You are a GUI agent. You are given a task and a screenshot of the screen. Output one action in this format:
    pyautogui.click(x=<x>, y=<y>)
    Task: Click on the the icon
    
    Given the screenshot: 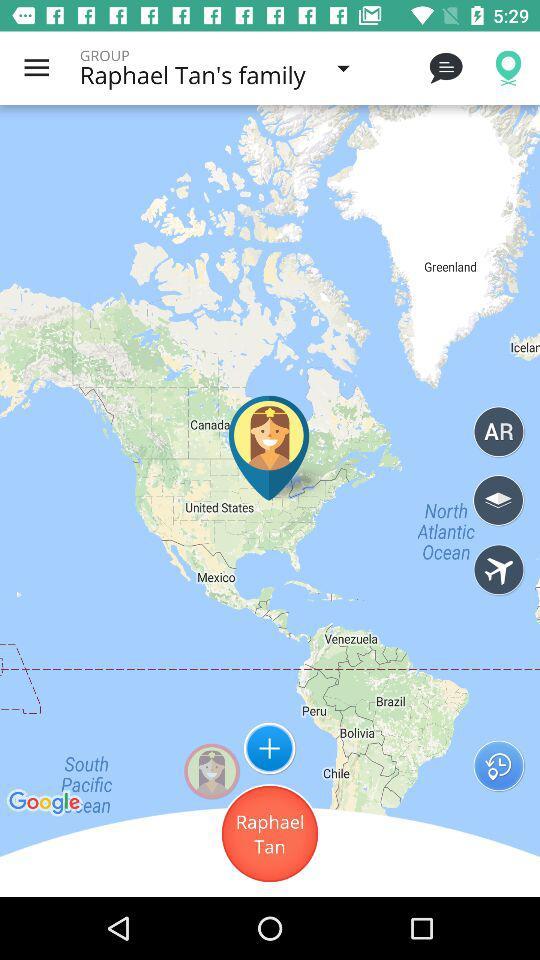 What is the action you would take?
    pyautogui.click(x=270, y=747)
    